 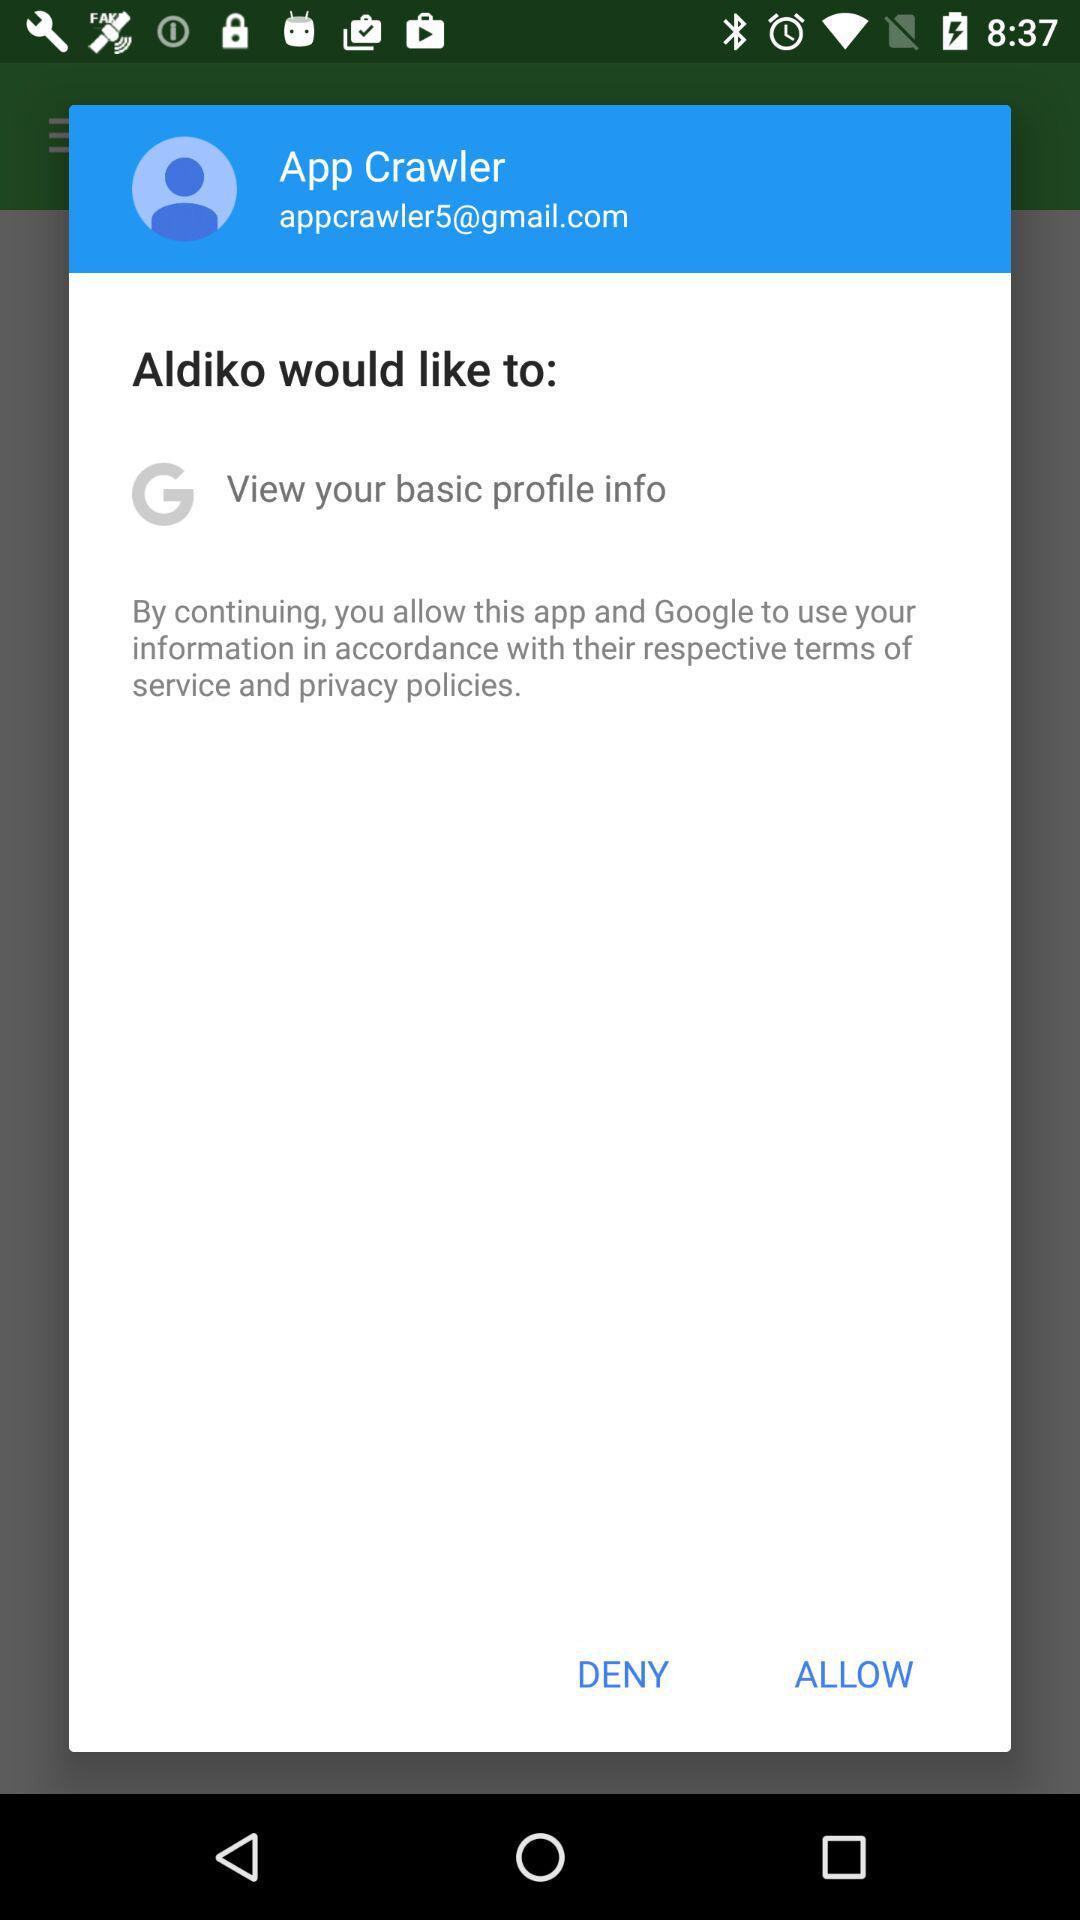 What do you see at coordinates (454, 214) in the screenshot?
I see `appcrawler5@gmail.com` at bounding box center [454, 214].